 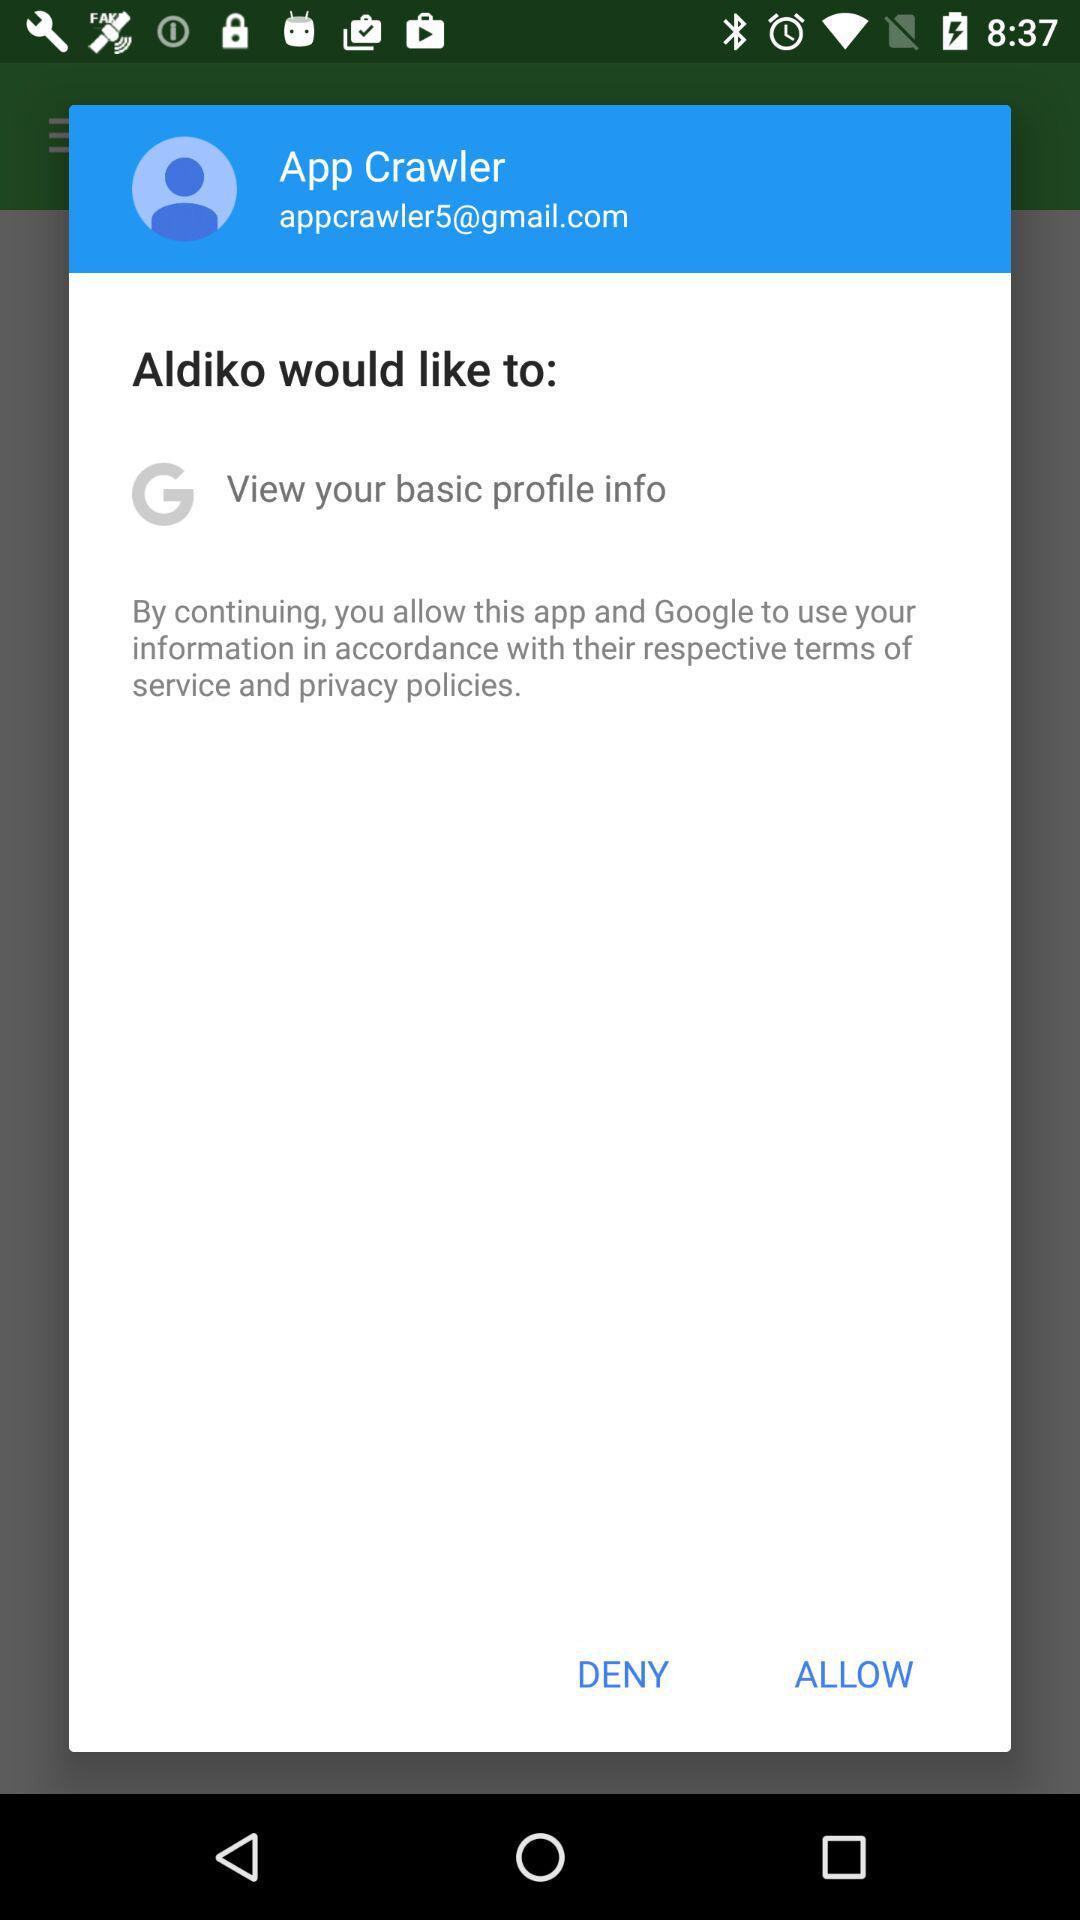 What do you see at coordinates (454, 214) in the screenshot?
I see `appcrawler5@gmail.com` at bounding box center [454, 214].